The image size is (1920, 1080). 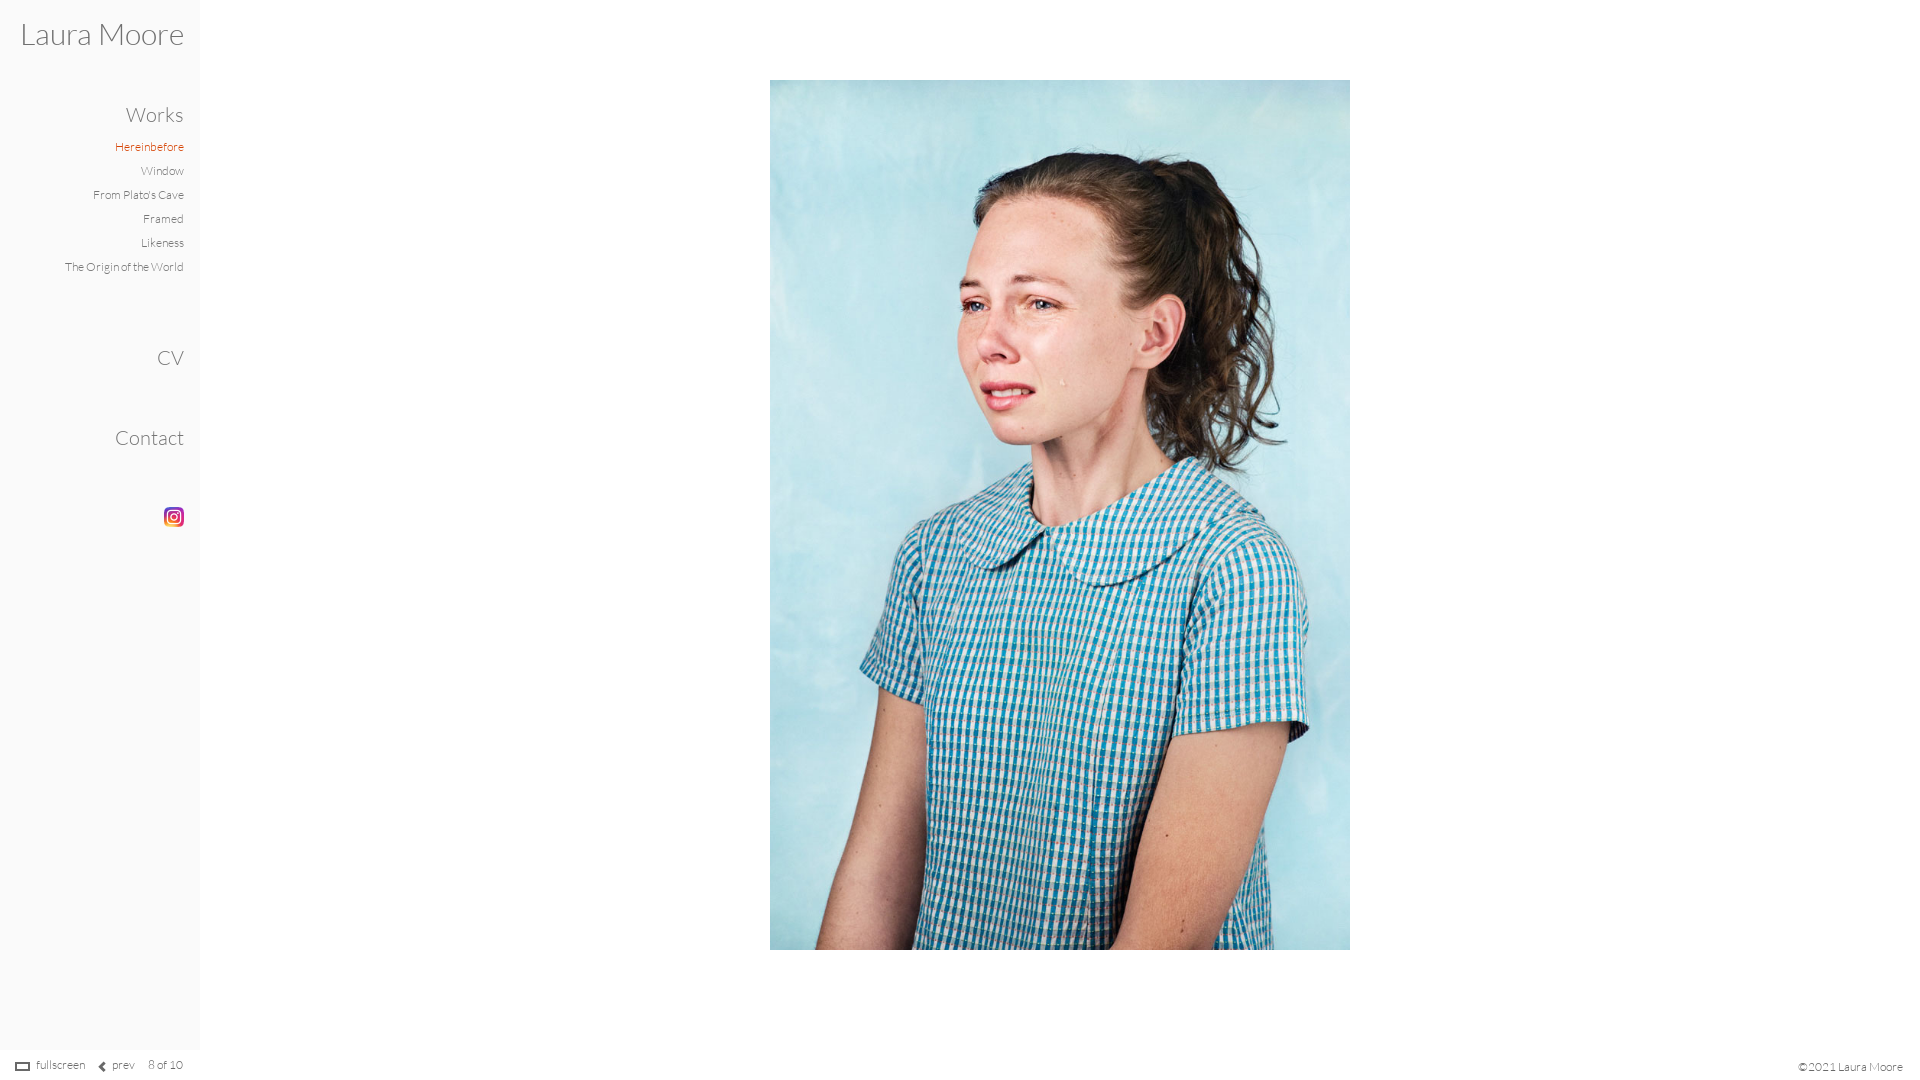 What do you see at coordinates (142, 218) in the screenshot?
I see `'Framed'` at bounding box center [142, 218].